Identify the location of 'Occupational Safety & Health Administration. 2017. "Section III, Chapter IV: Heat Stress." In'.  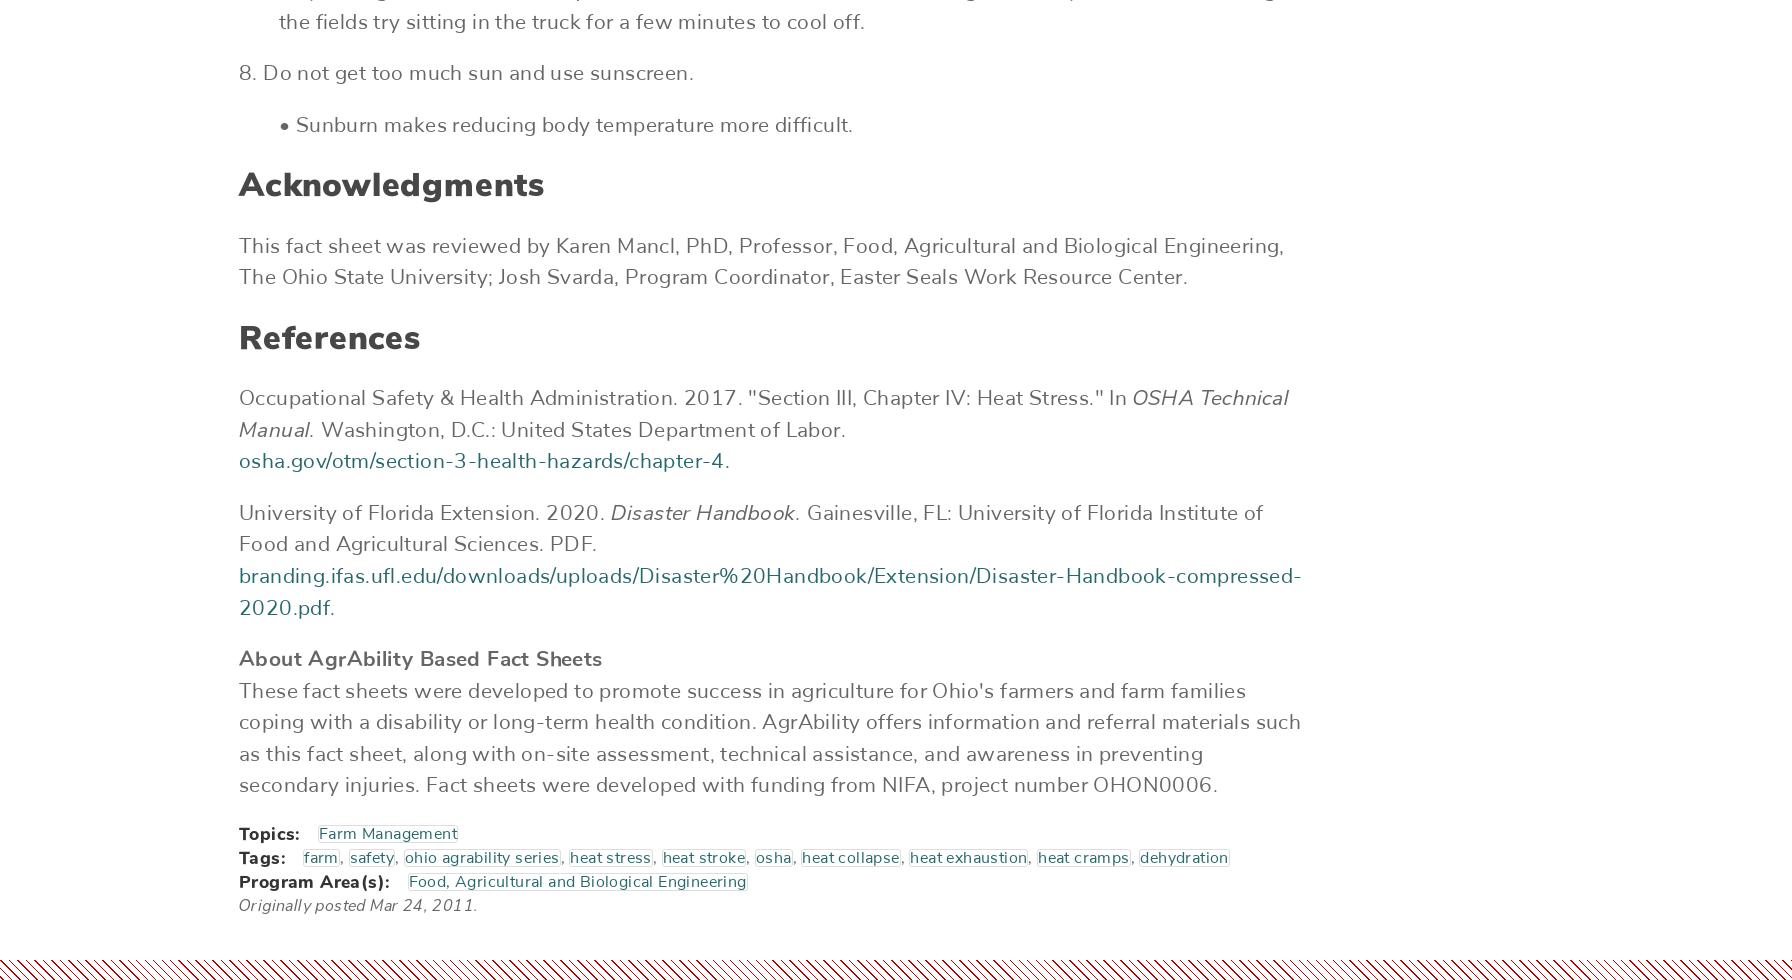
(685, 398).